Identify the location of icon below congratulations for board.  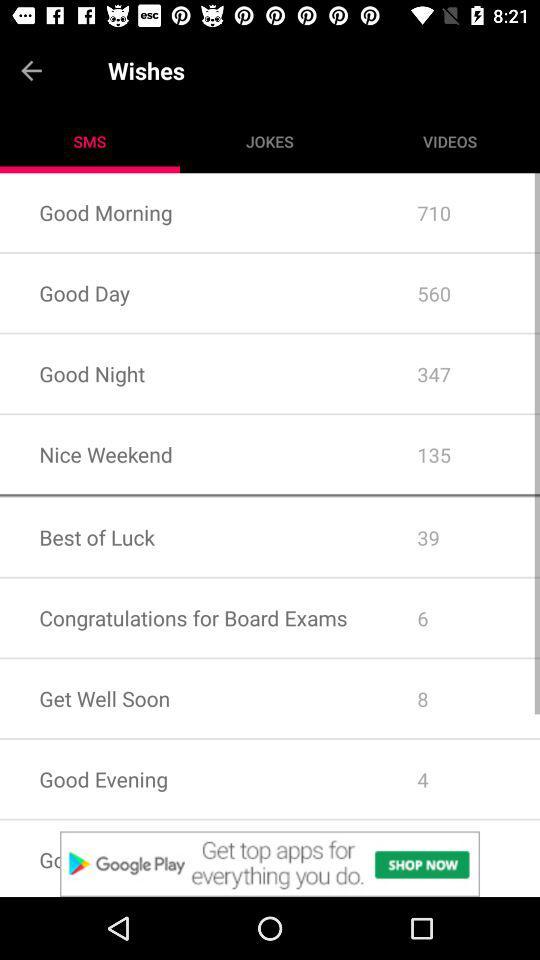
(270, 656).